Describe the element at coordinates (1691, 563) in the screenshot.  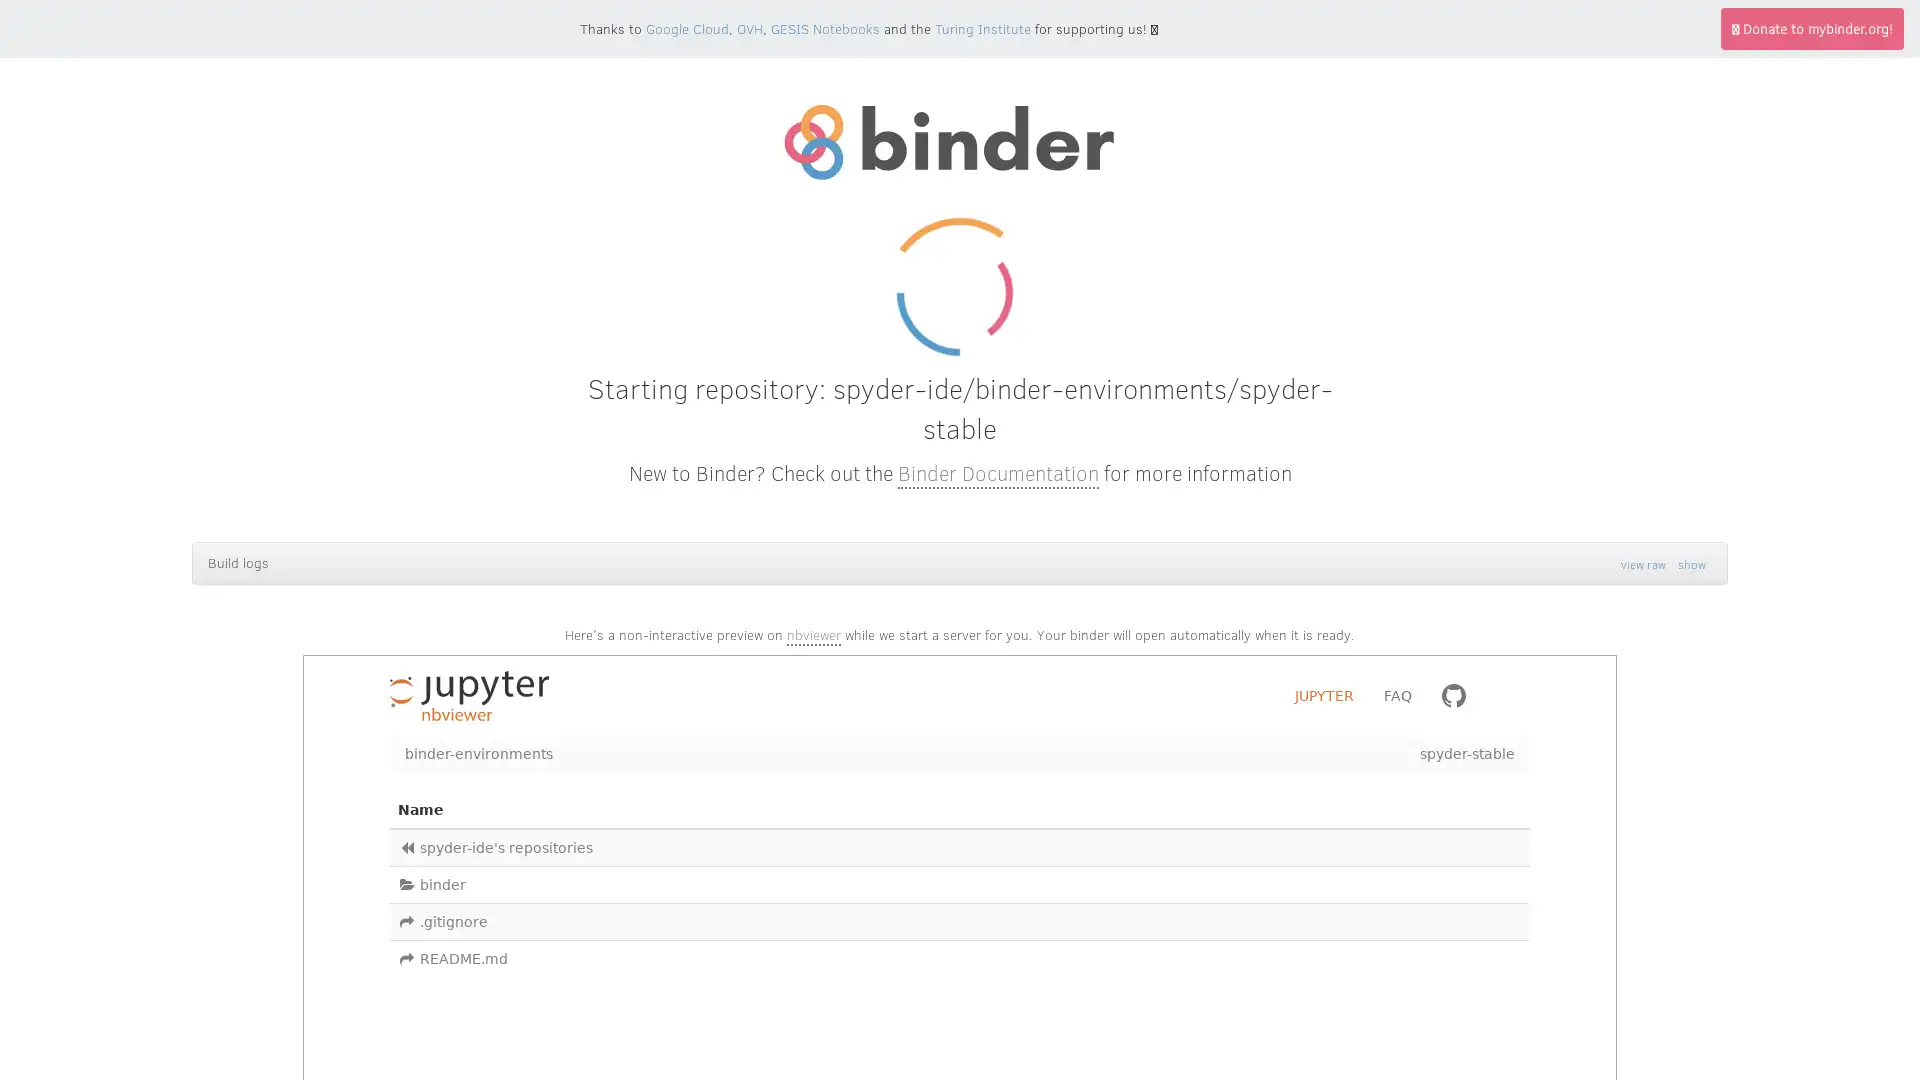
I see `show` at that location.